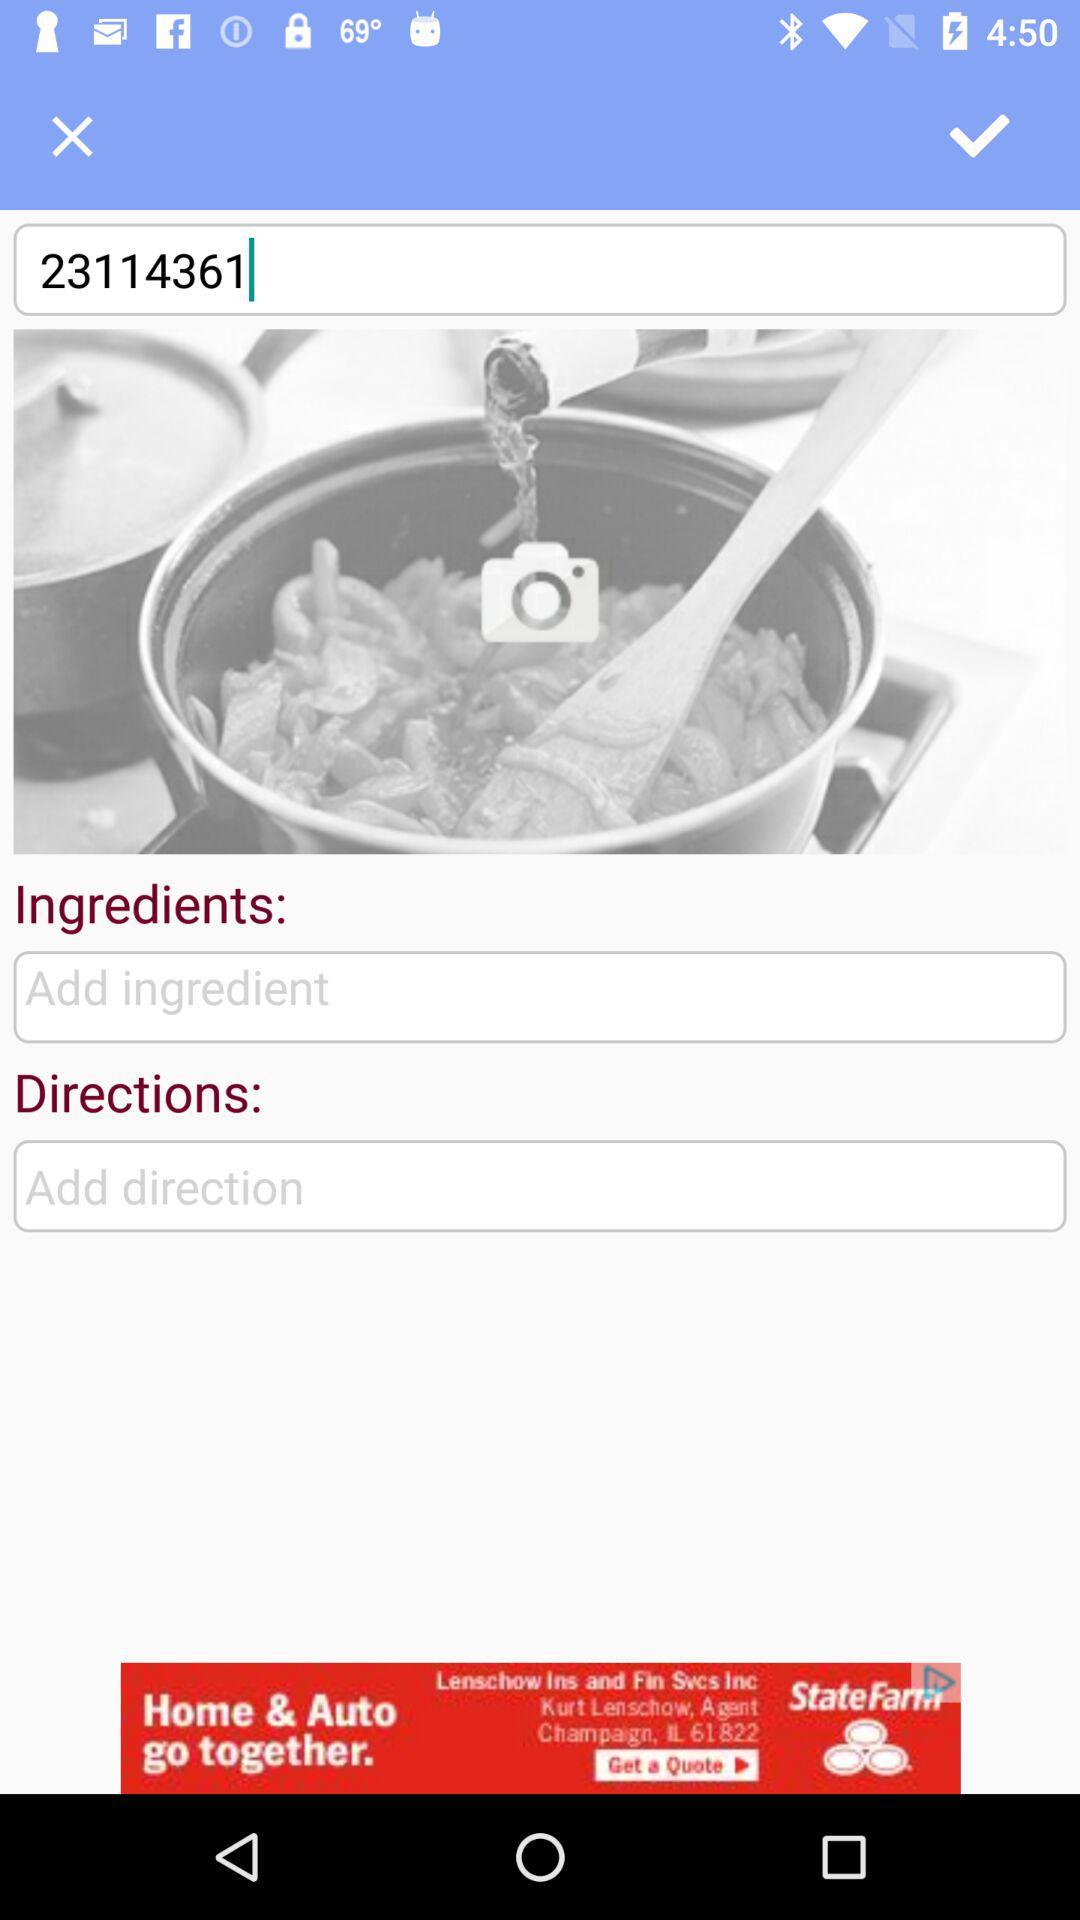  Describe the element at coordinates (540, 590) in the screenshot. I see `you can find a recipe for your mood easy recipes using ingredients you already have in the kitchen` at that location.